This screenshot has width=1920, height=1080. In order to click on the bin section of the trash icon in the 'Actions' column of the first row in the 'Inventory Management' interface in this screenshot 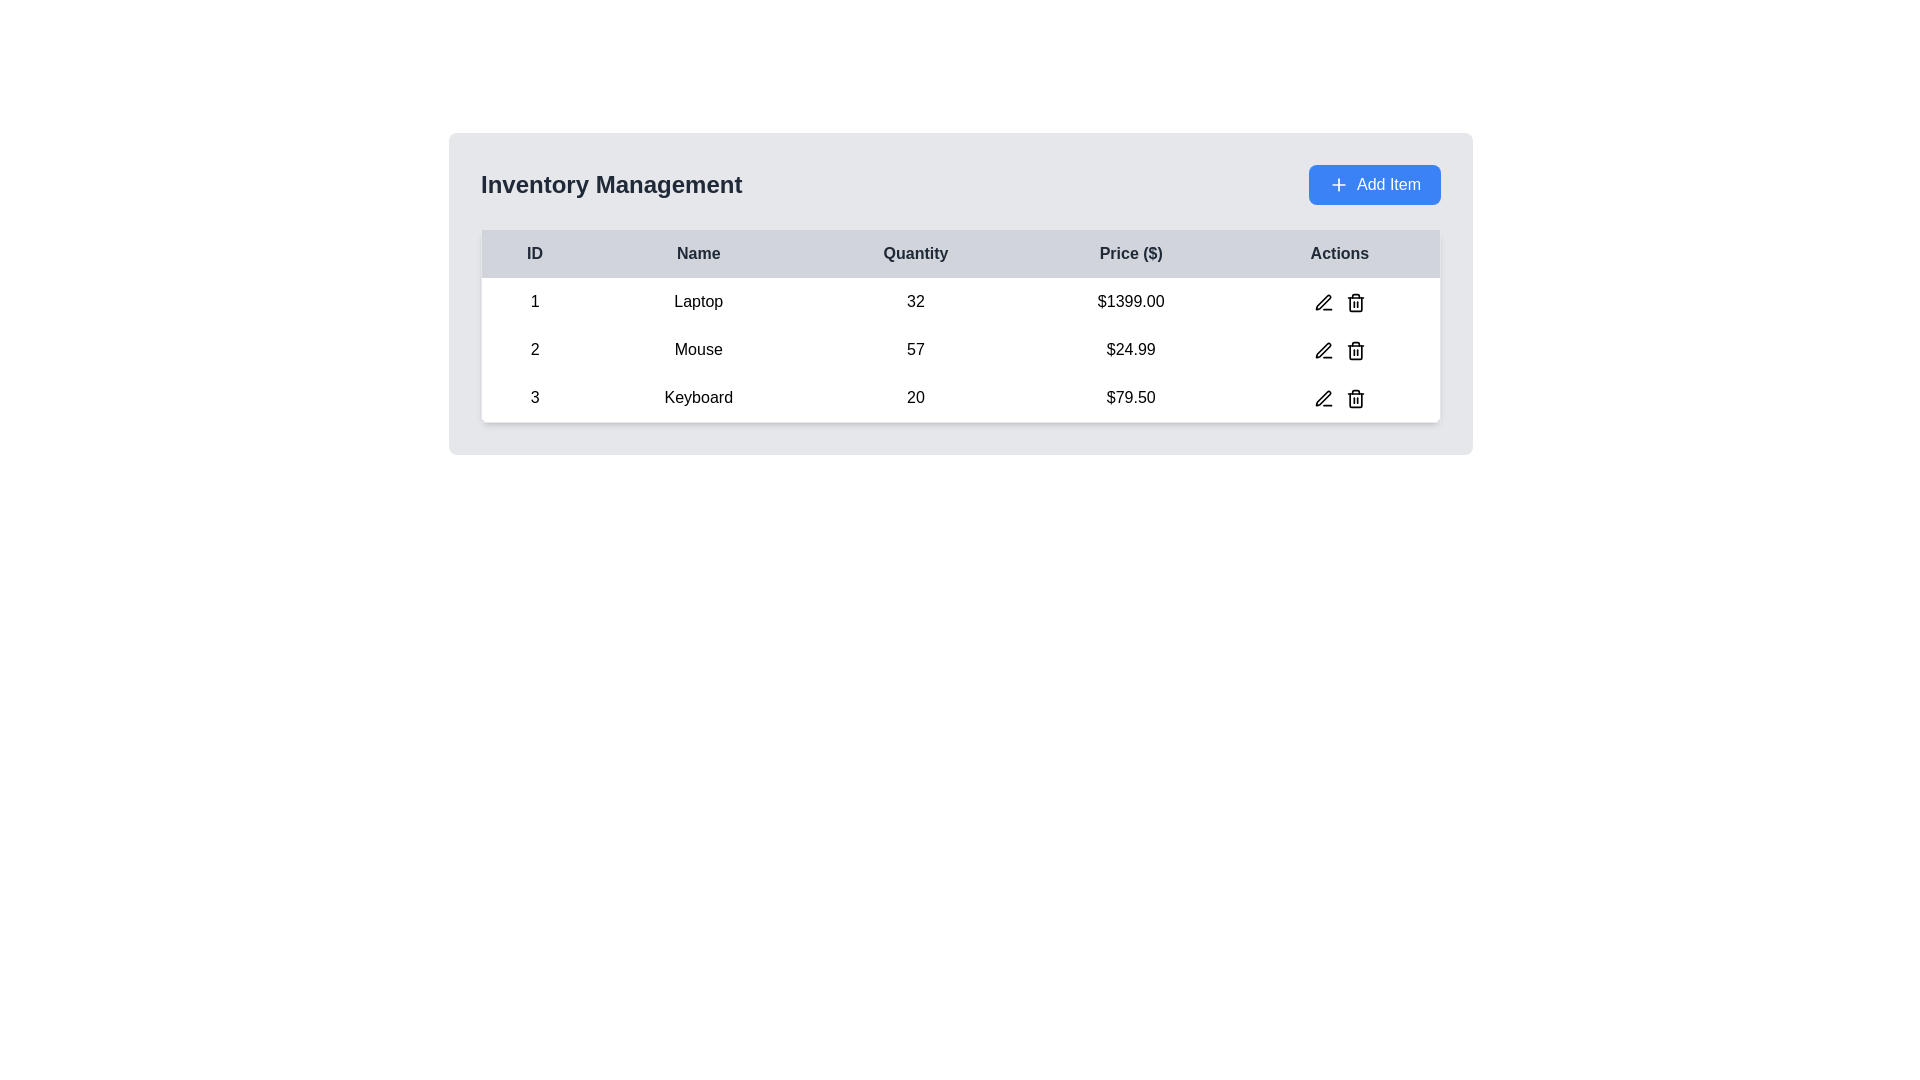, I will do `click(1355, 304)`.